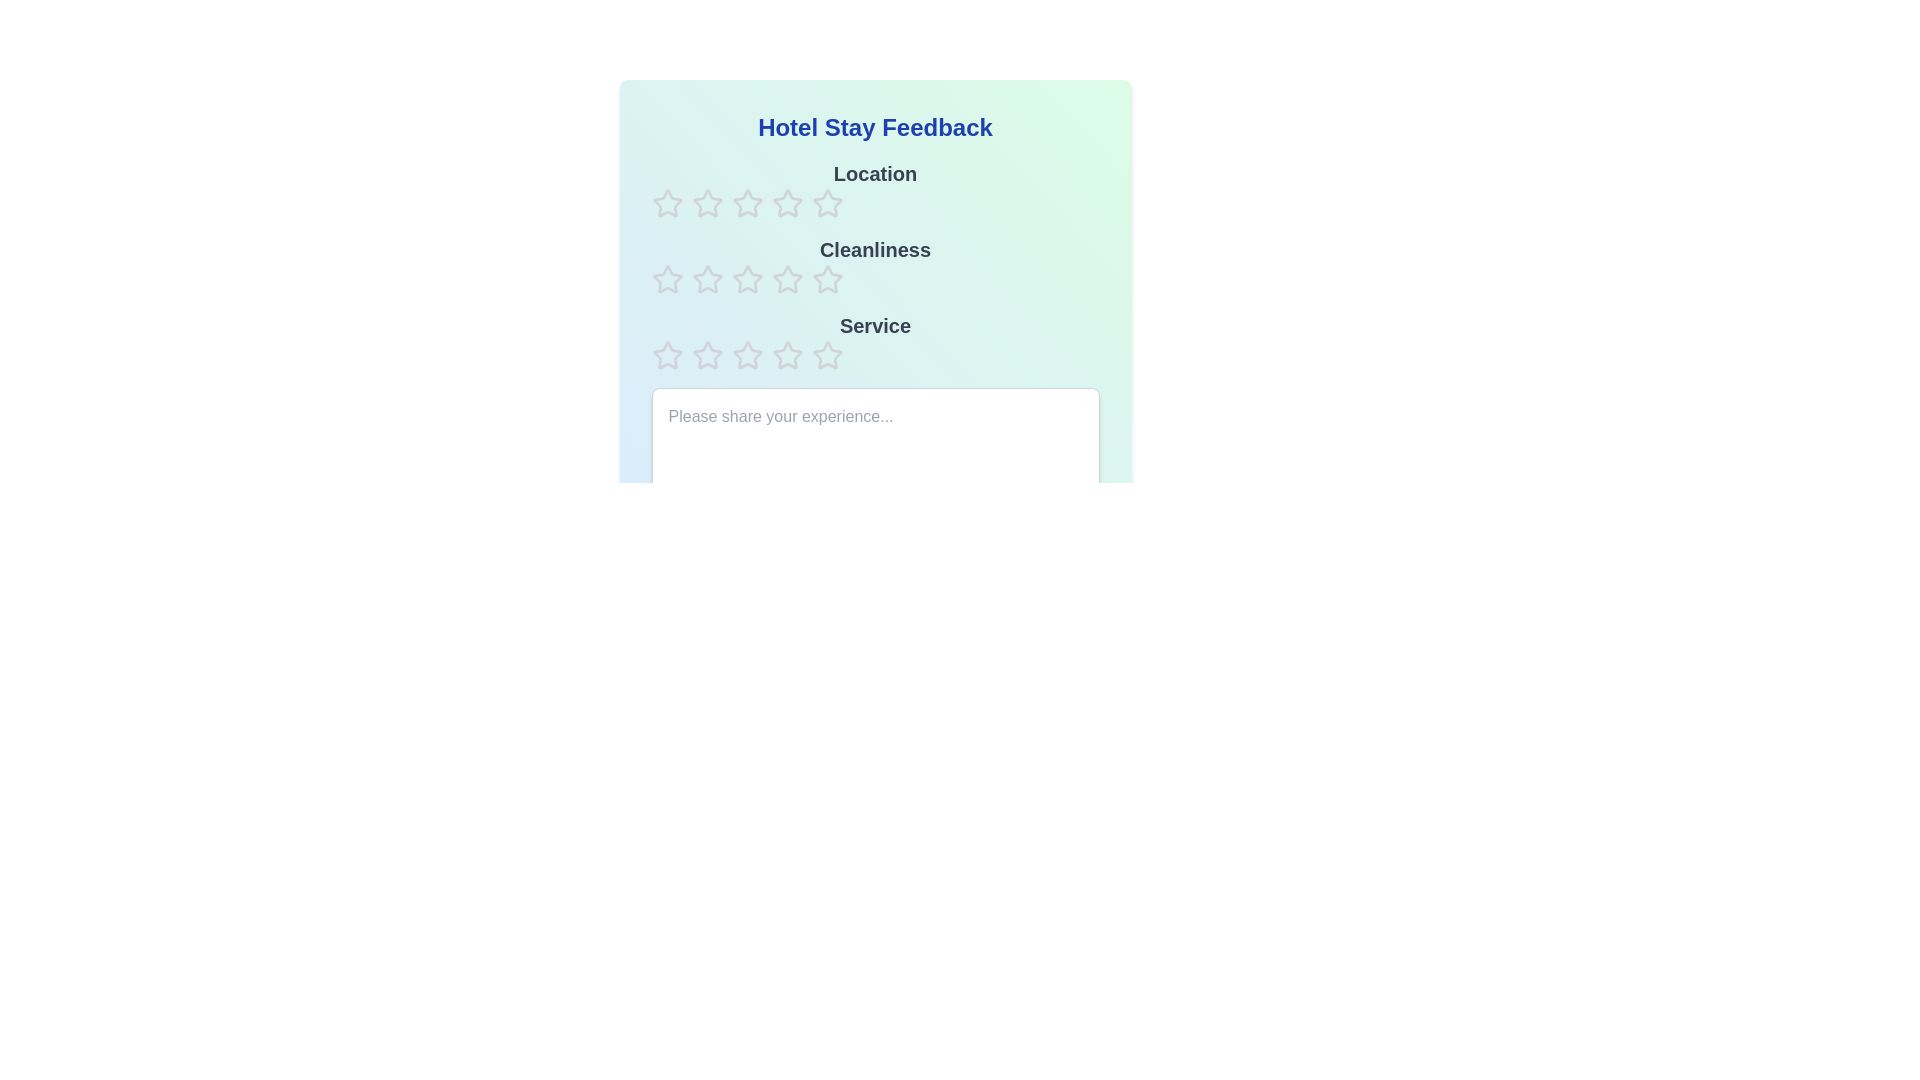 This screenshot has height=1080, width=1920. What do you see at coordinates (706, 278) in the screenshot?
I see `the second star in the 'Cleanliness' section of the feedback form to assign a two-star rating` at bounding box center [706, 278].